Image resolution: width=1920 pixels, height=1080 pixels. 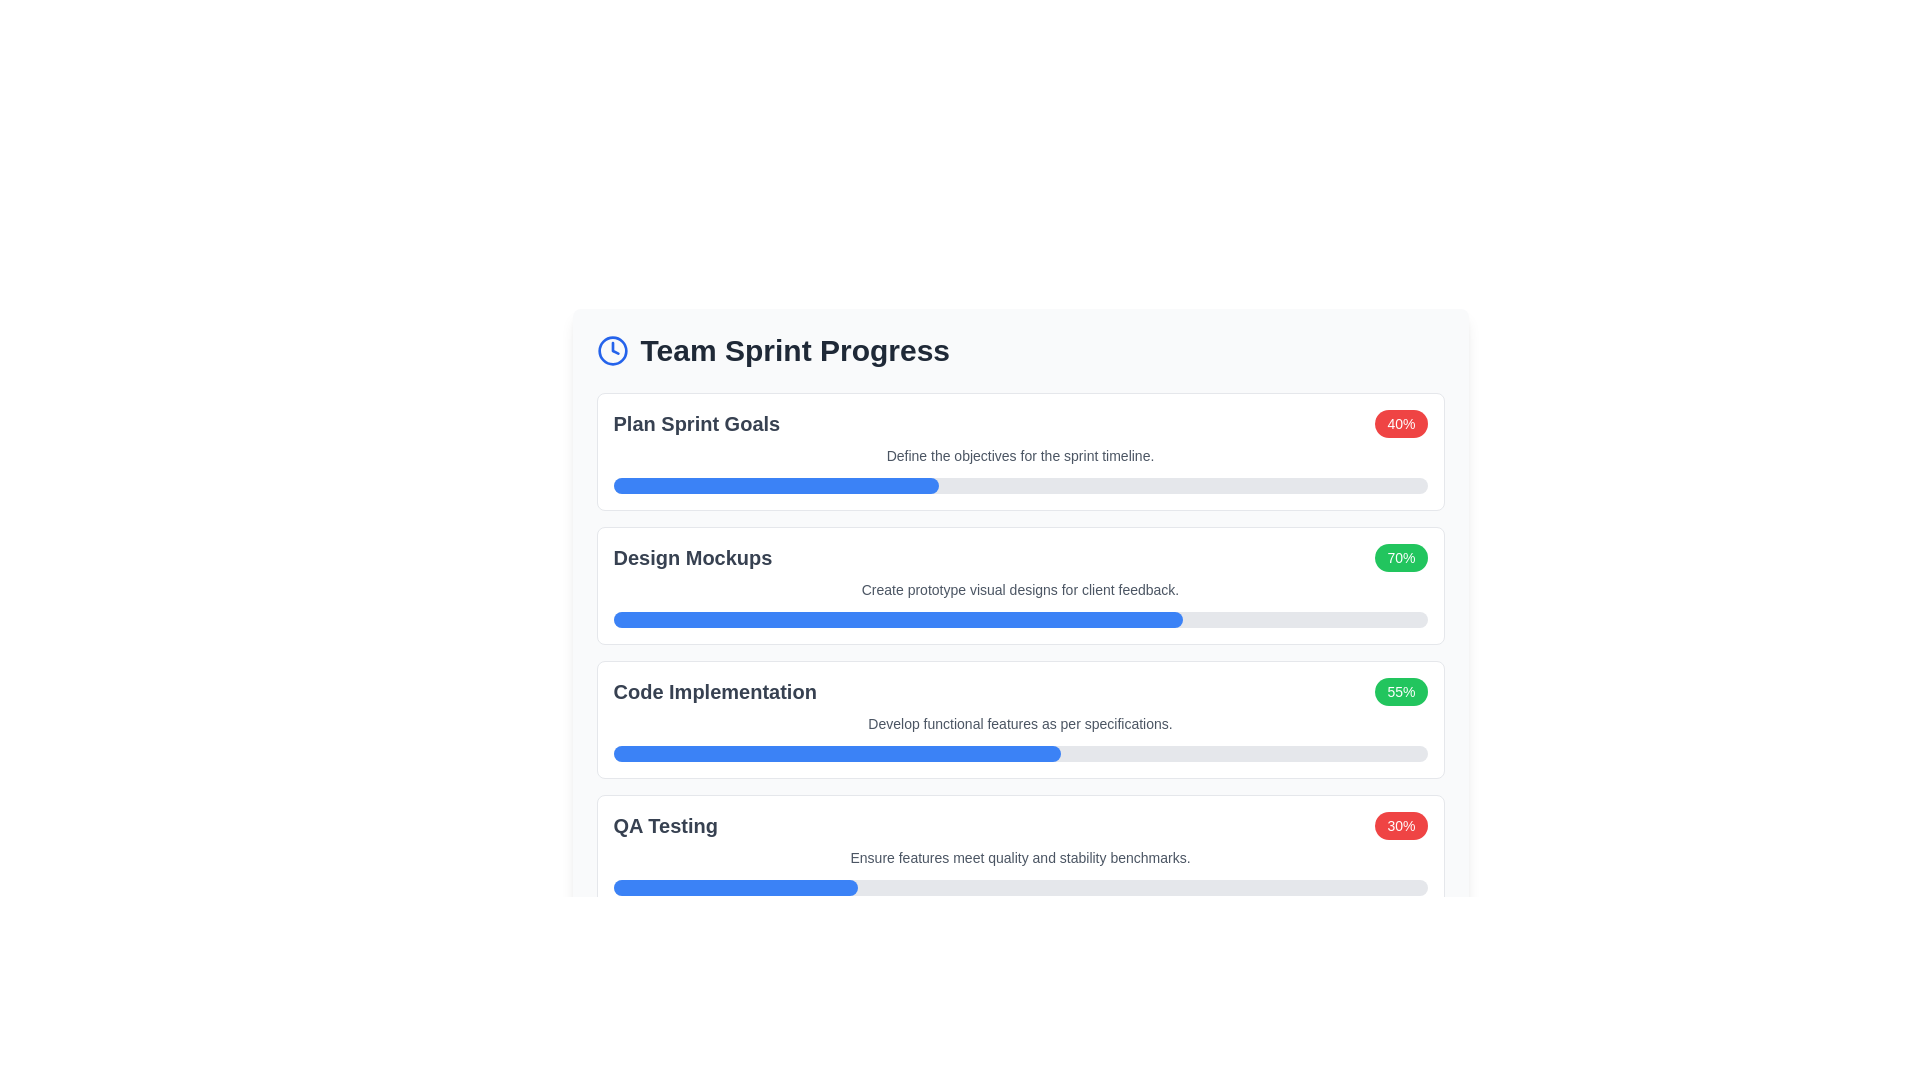 I want to click on the 'Design Mockups' text label, which serves as the title for a specific task in the progress report, so click(x=692, y=558).